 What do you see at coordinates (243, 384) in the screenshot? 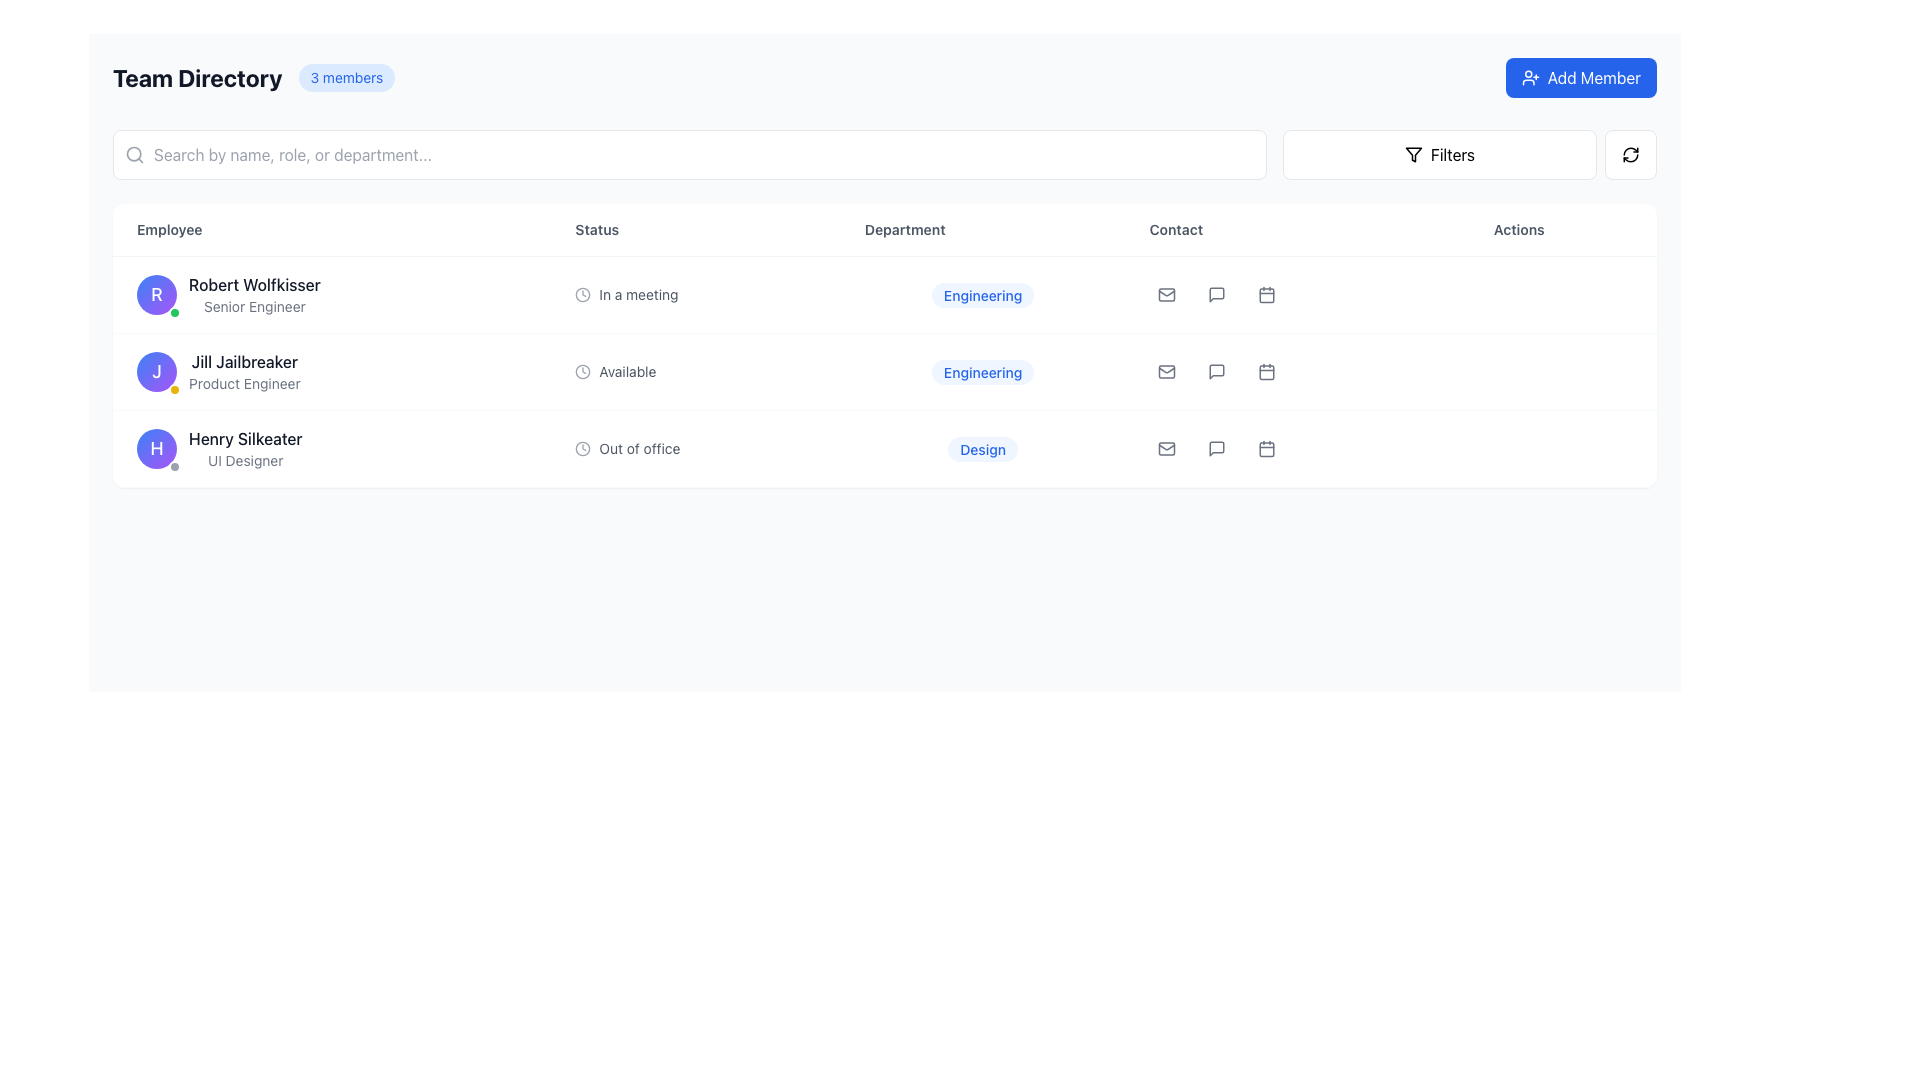
I see `the text label that describes the role or position of the individual named 'Jill Jailbreaker', located in the second row of the table under the 'Employee' column` at bounding box center [243, 384].